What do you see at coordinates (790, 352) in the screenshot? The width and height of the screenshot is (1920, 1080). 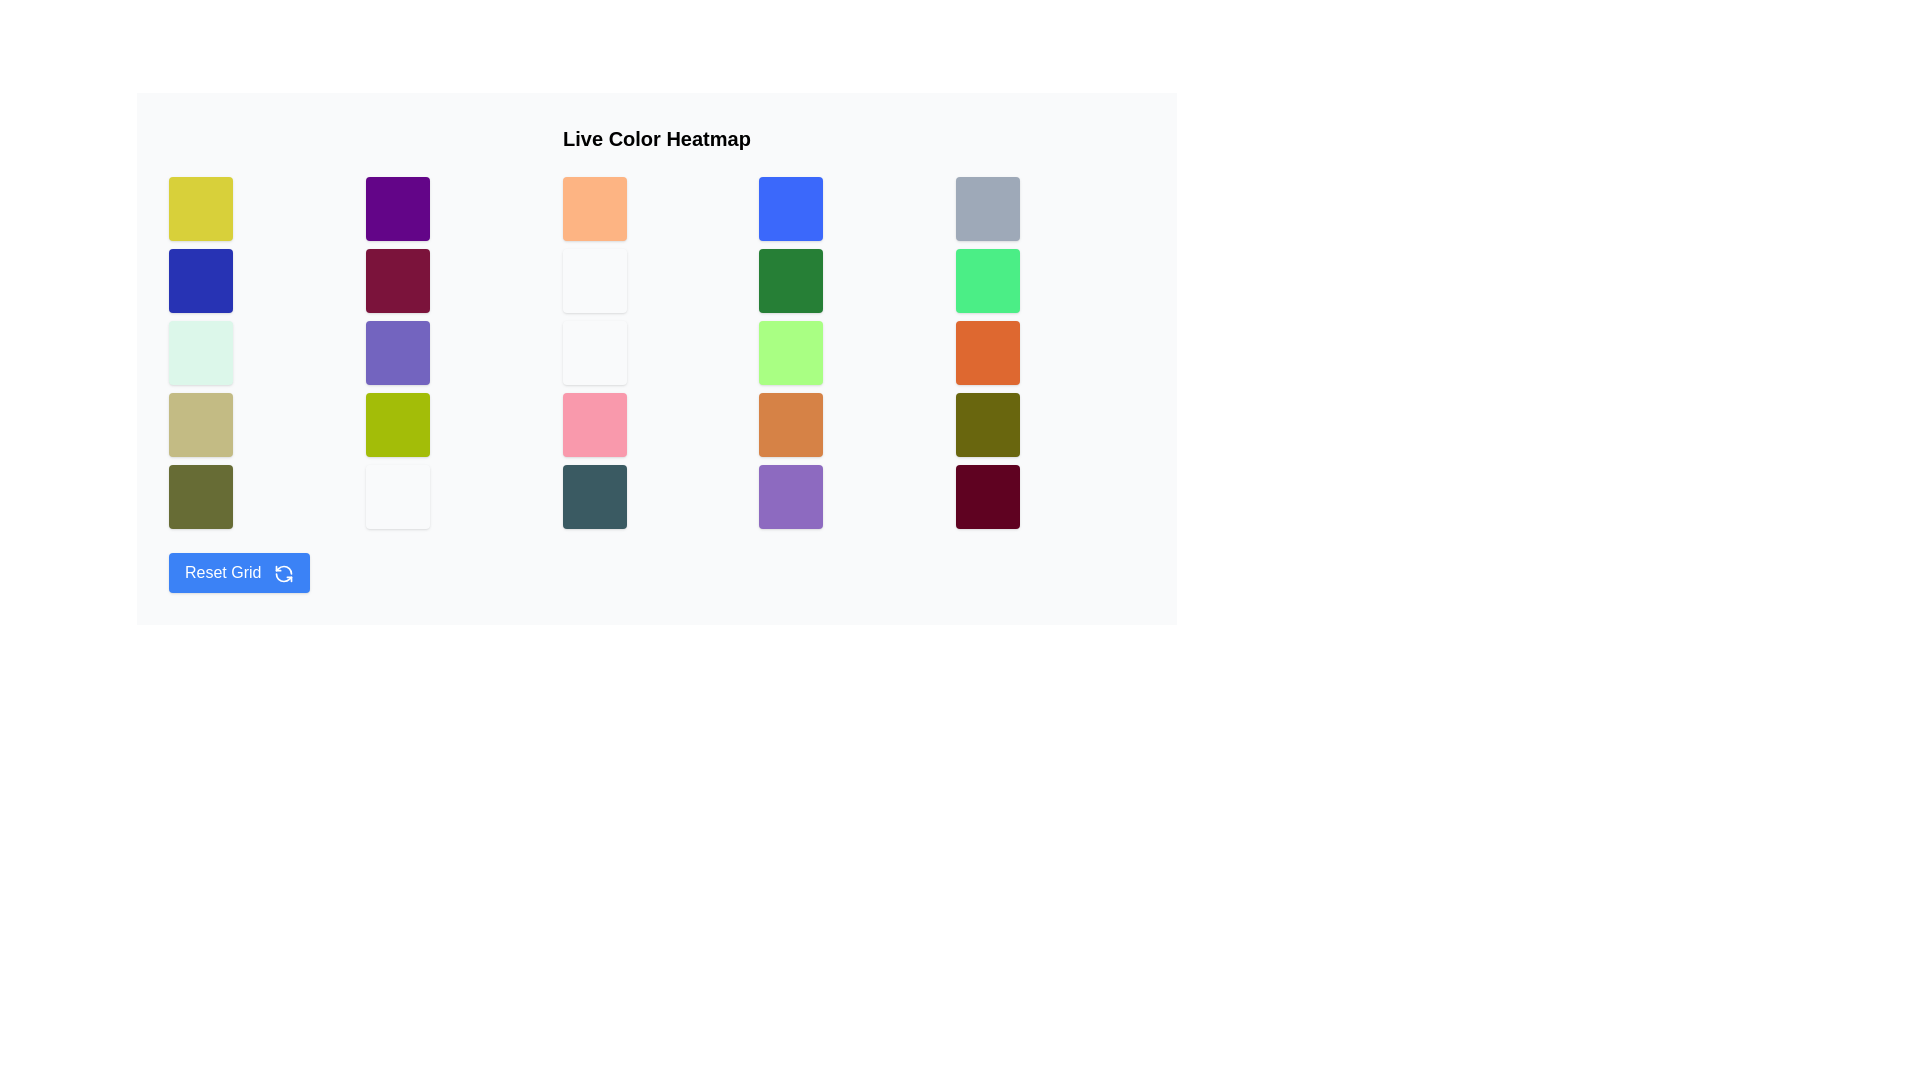 I see `the Square UI tile located in the 4th column and 3rd row of the grid layout, which corresponds to a specific data point in the color heatmap application` at bounding box center [790, 352].